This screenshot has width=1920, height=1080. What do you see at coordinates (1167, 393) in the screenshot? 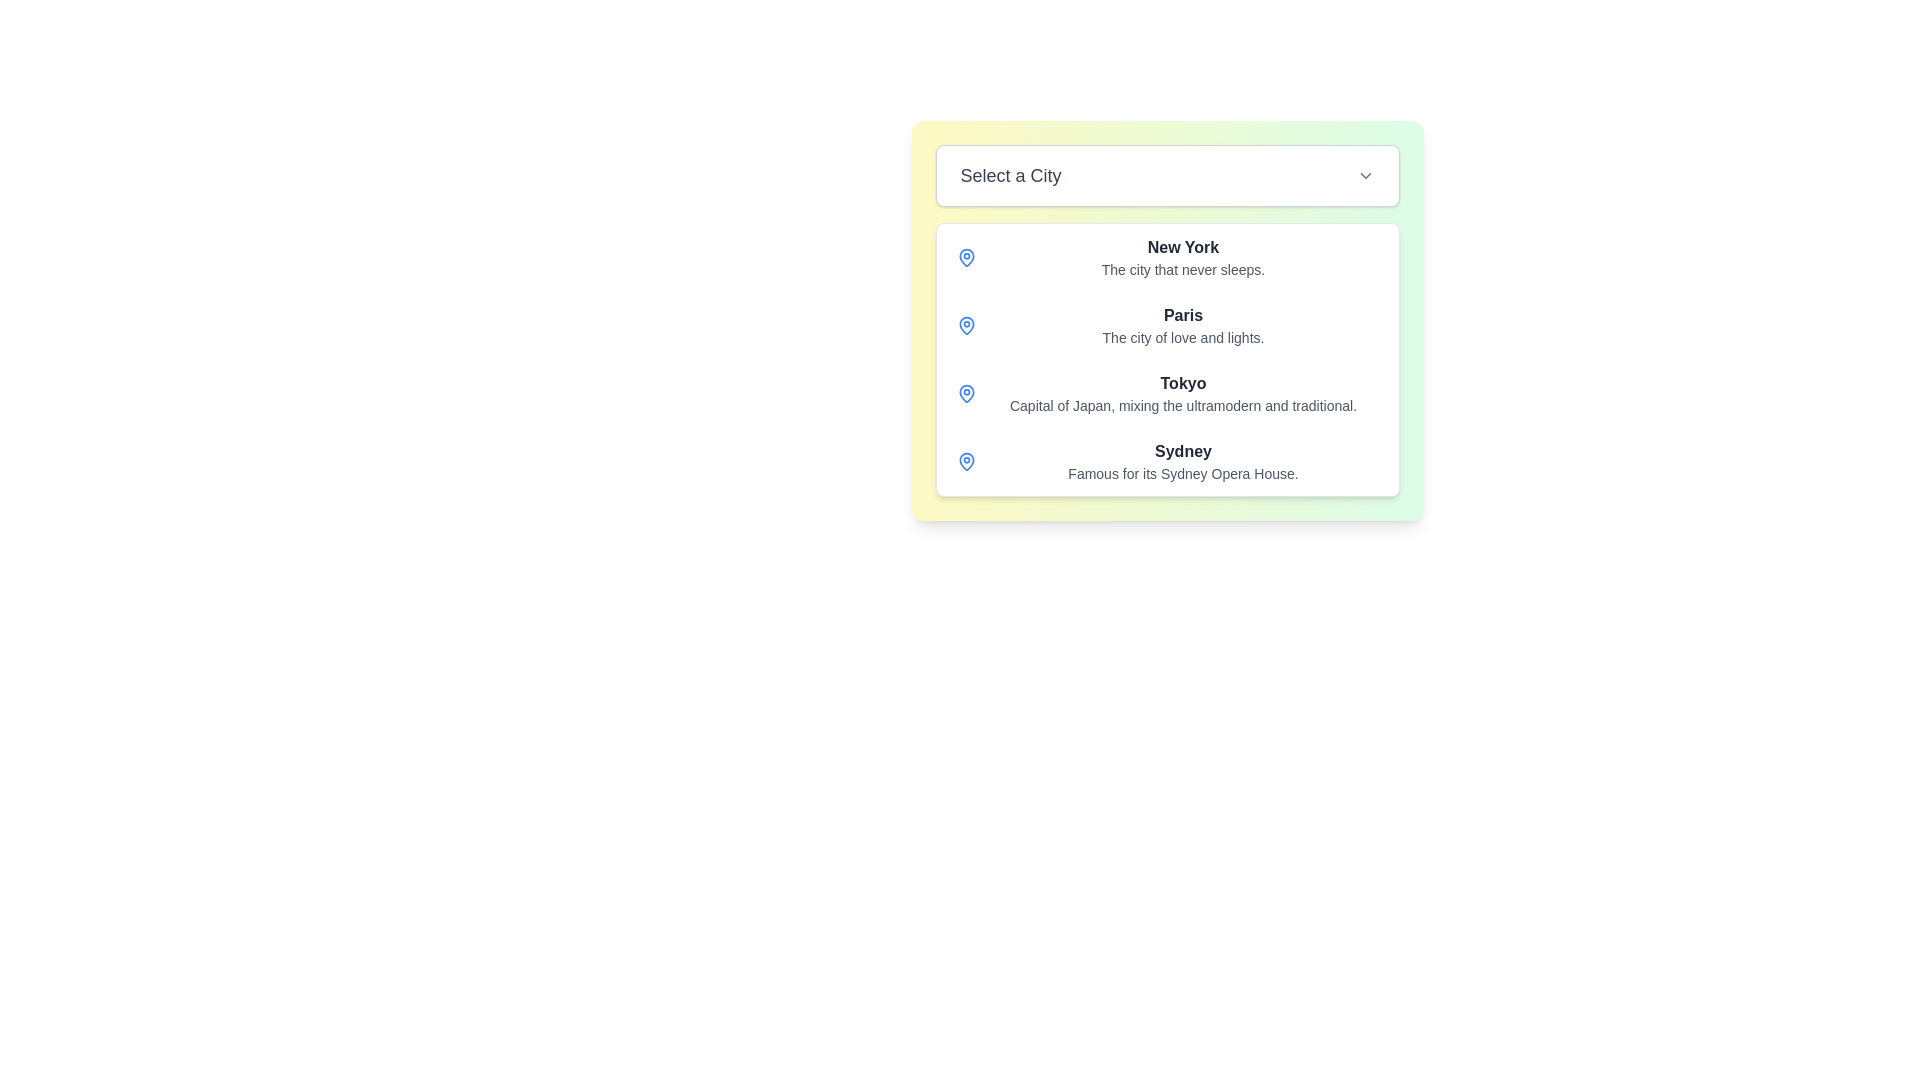
I see `the third entry in the vertical list representing the city Tokyo` at bounding box center [1167, 393].